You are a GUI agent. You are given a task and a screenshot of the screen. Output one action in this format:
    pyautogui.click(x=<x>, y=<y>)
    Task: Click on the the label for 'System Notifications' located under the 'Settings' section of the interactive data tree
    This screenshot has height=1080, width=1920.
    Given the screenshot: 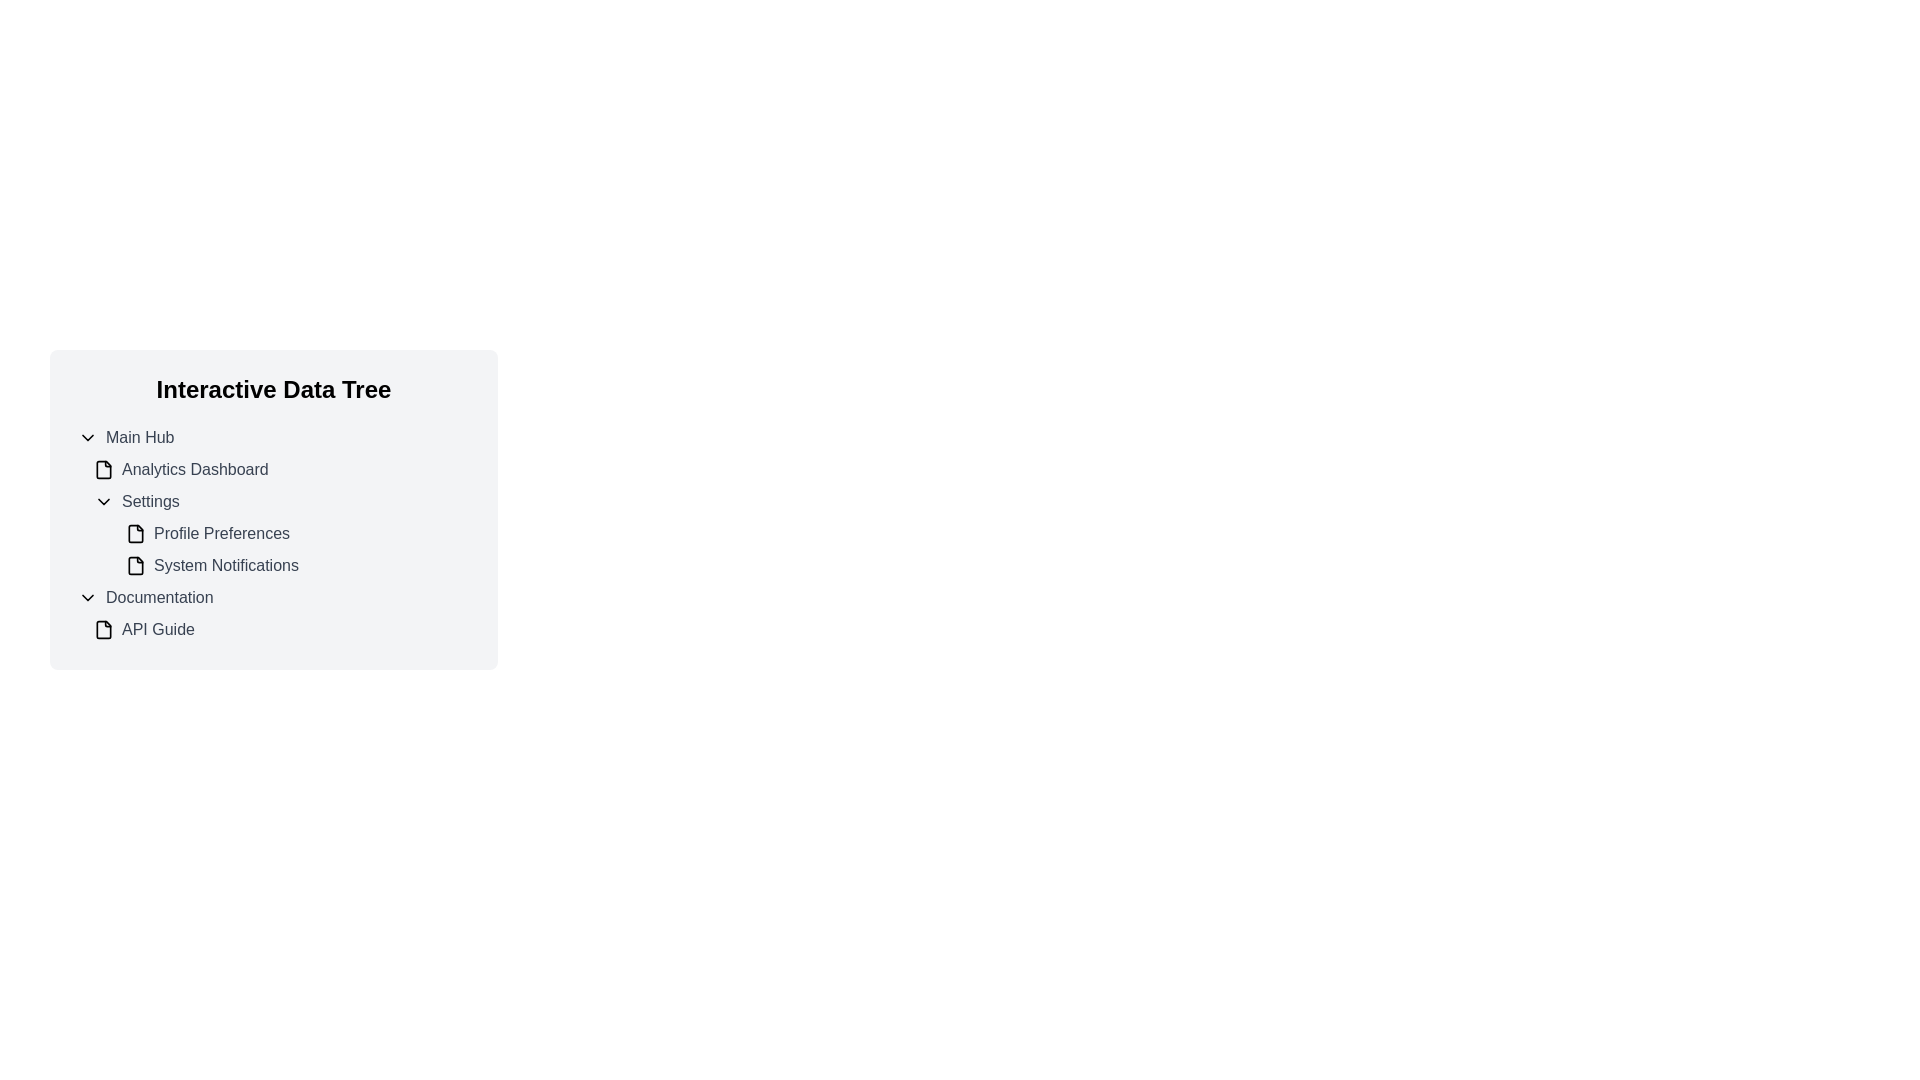 What is the action you would take?
    pyautogui.click(x=226, y=566)
    